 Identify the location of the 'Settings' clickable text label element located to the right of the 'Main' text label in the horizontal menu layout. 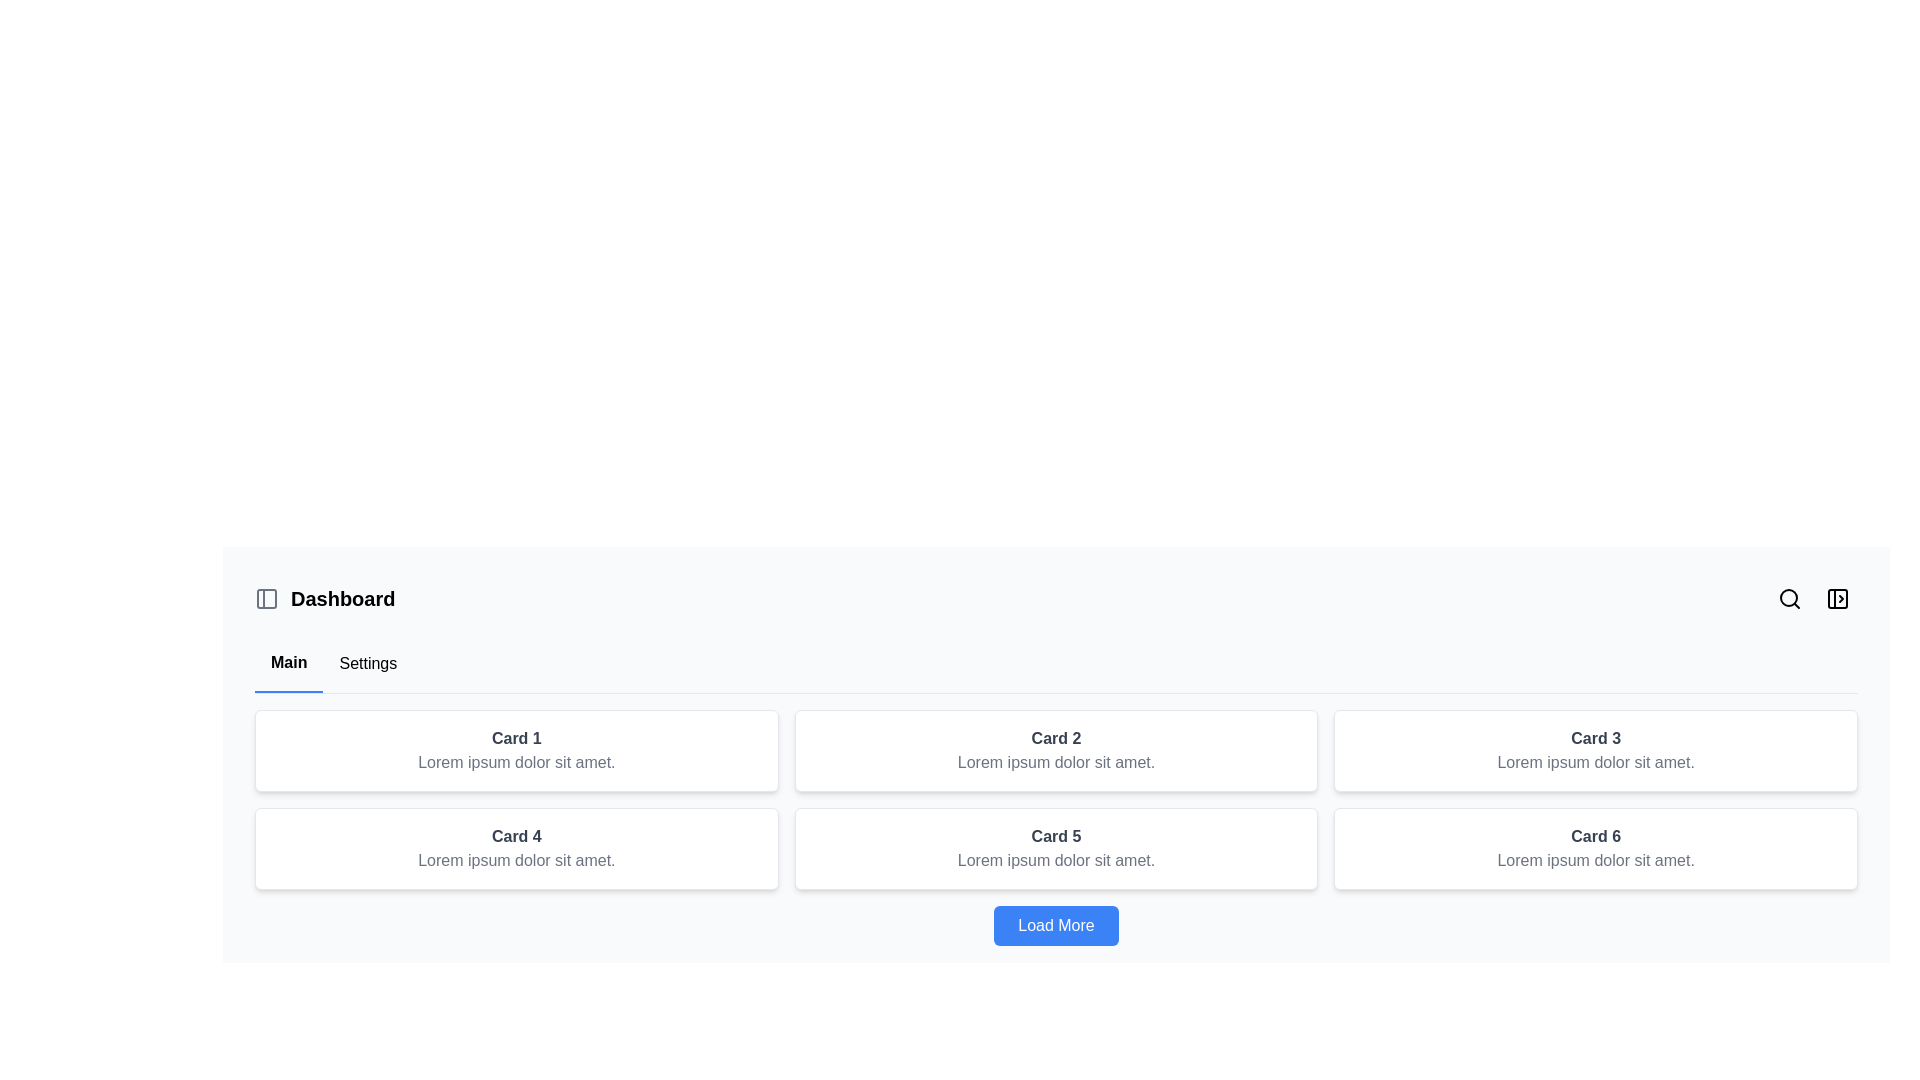
(368, 663).